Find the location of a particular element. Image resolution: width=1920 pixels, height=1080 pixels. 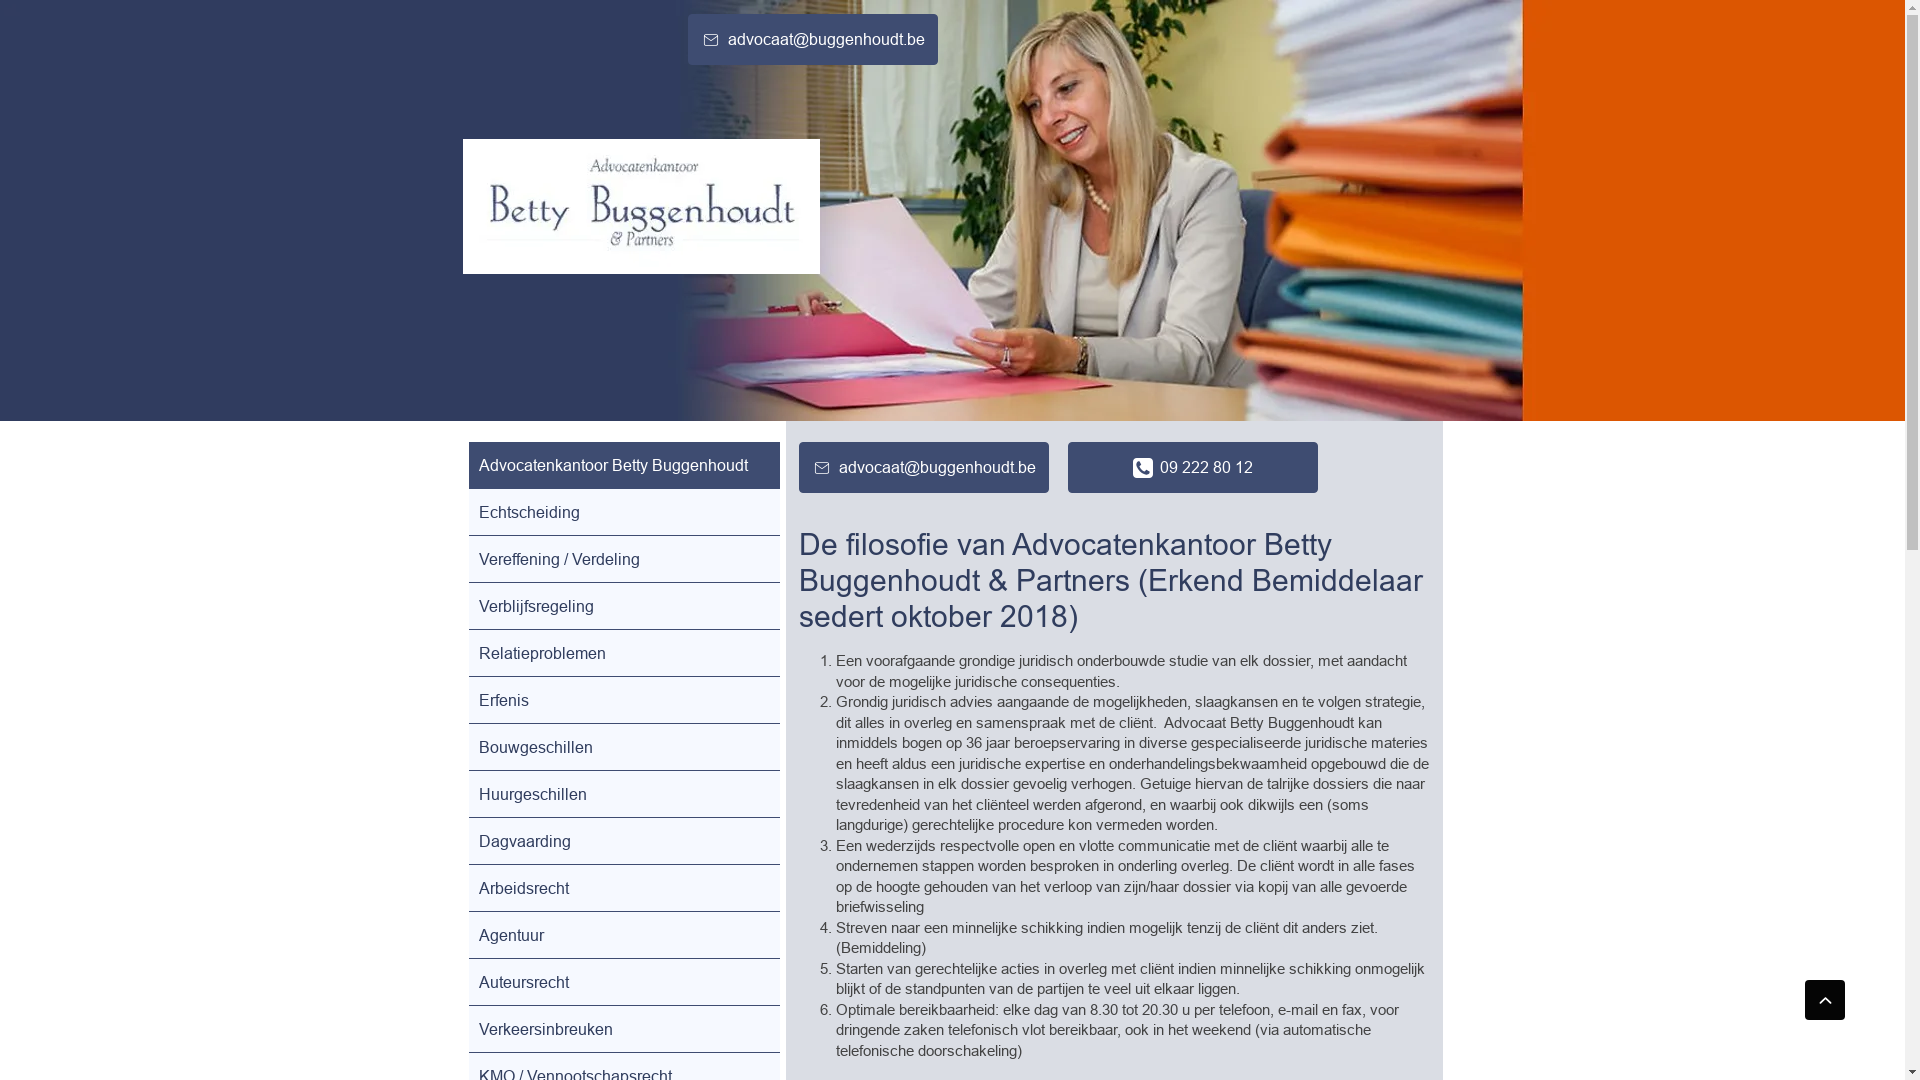

'Verblijfsregeling' is located at coordinates (622, 604).